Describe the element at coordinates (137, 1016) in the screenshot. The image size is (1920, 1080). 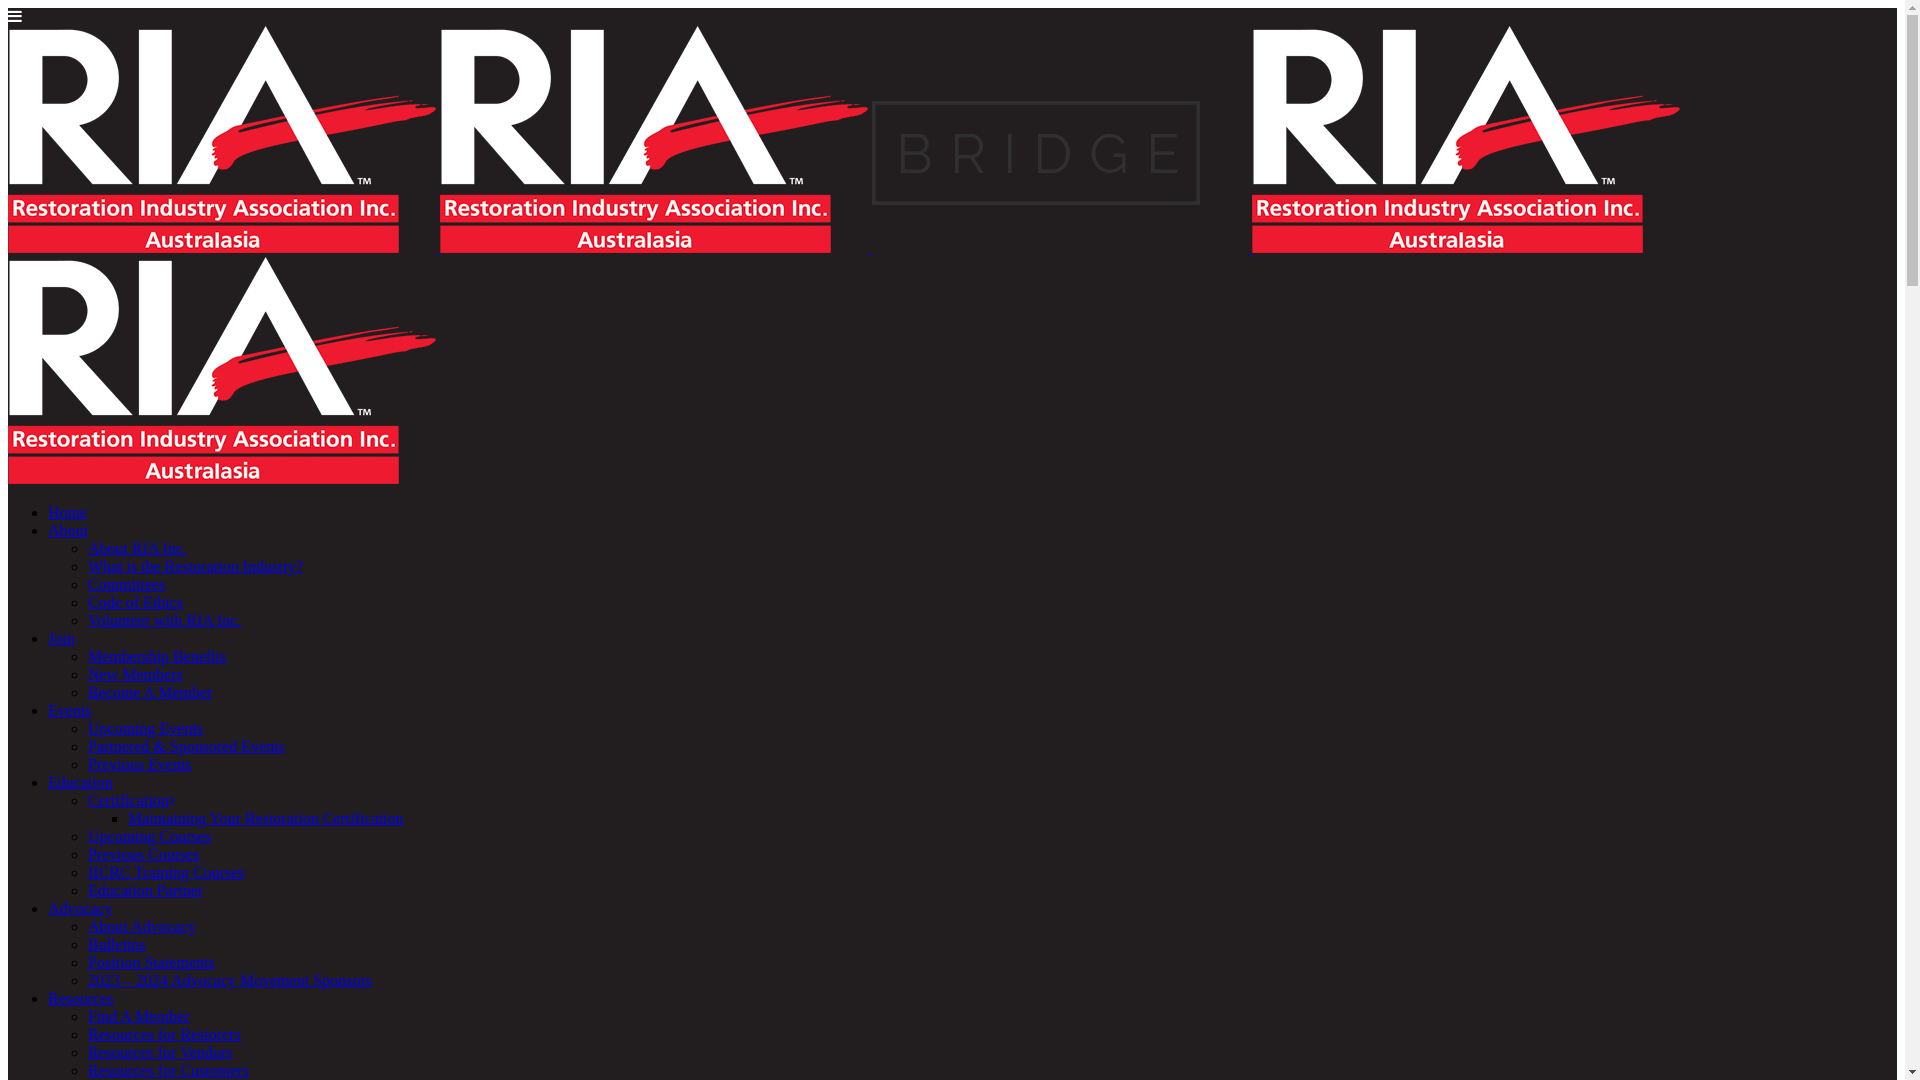
I see `'Find A Member'` at that location.